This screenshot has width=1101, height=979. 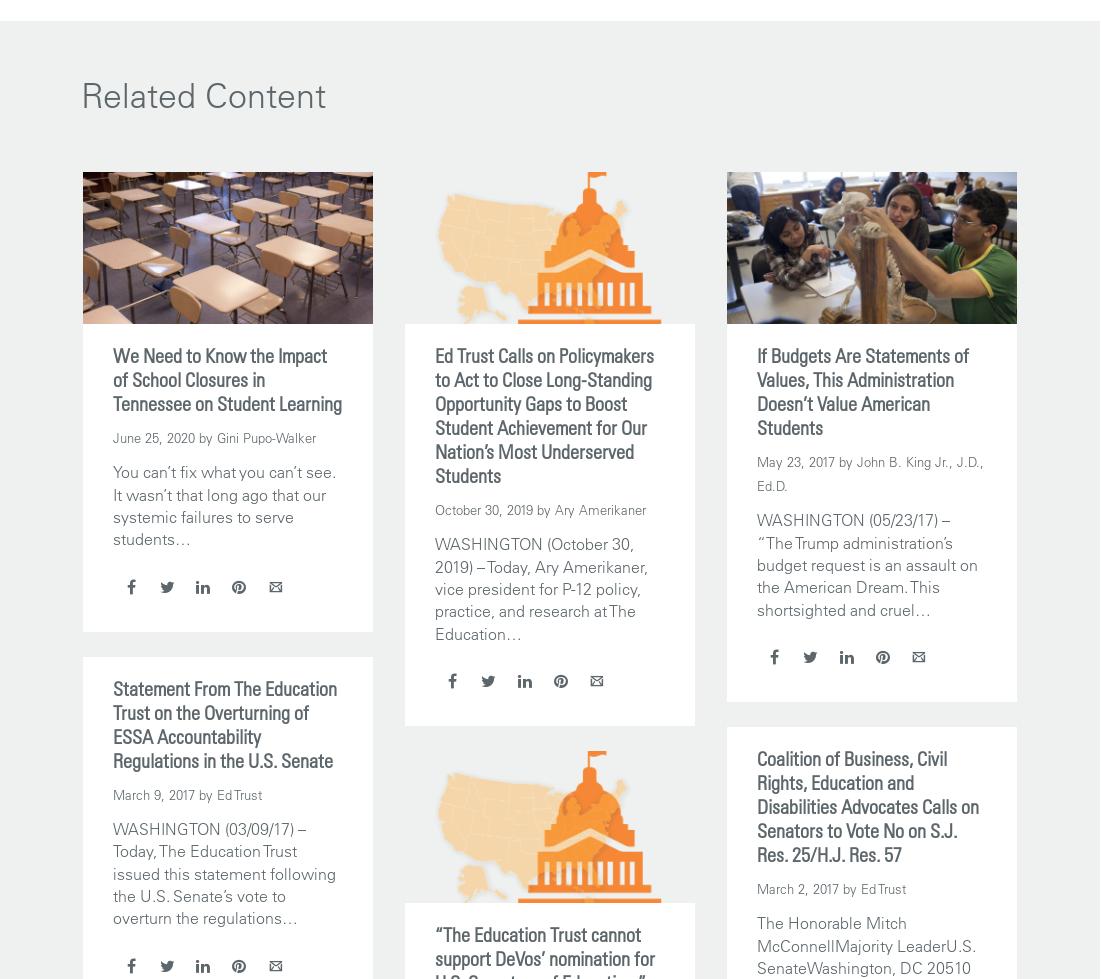 I want to click on 'WASHINGTON (October 30, 2019) – Today, Ary Amerikaner, vice president for P-12 policy, practice, and research at The Education…', so click(x=539, y=587).